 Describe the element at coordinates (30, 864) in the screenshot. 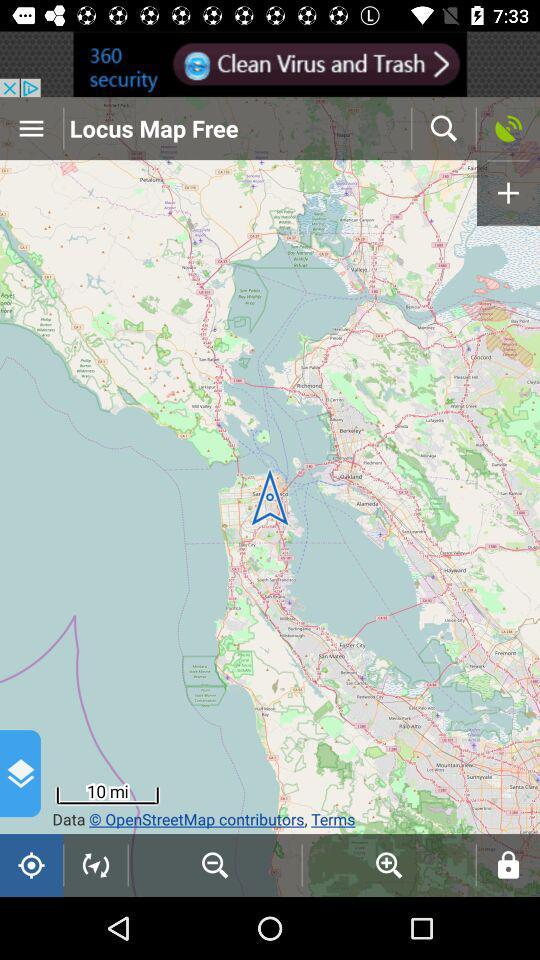

I see `the location_crosshair icon` at that location.